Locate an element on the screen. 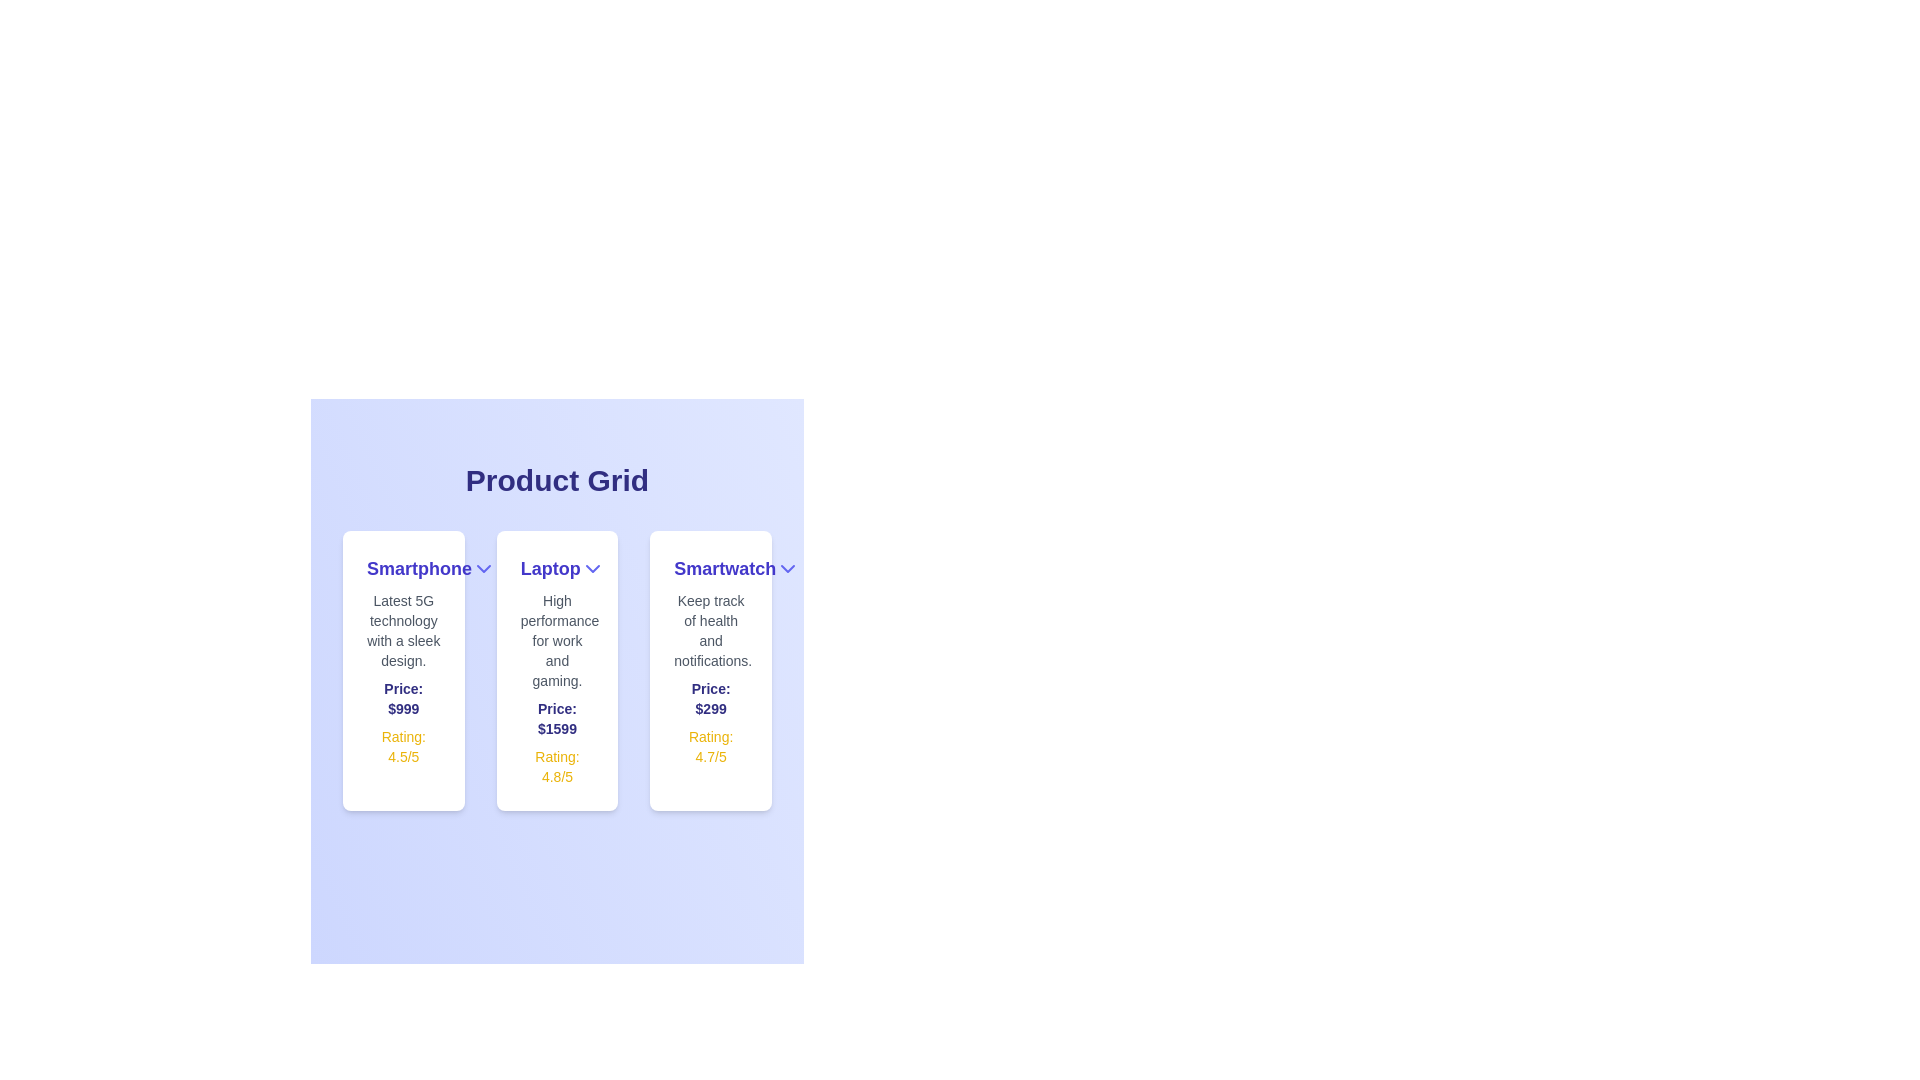  the text element displaying 'Price: $1599' is located at coordinates (557, 717).